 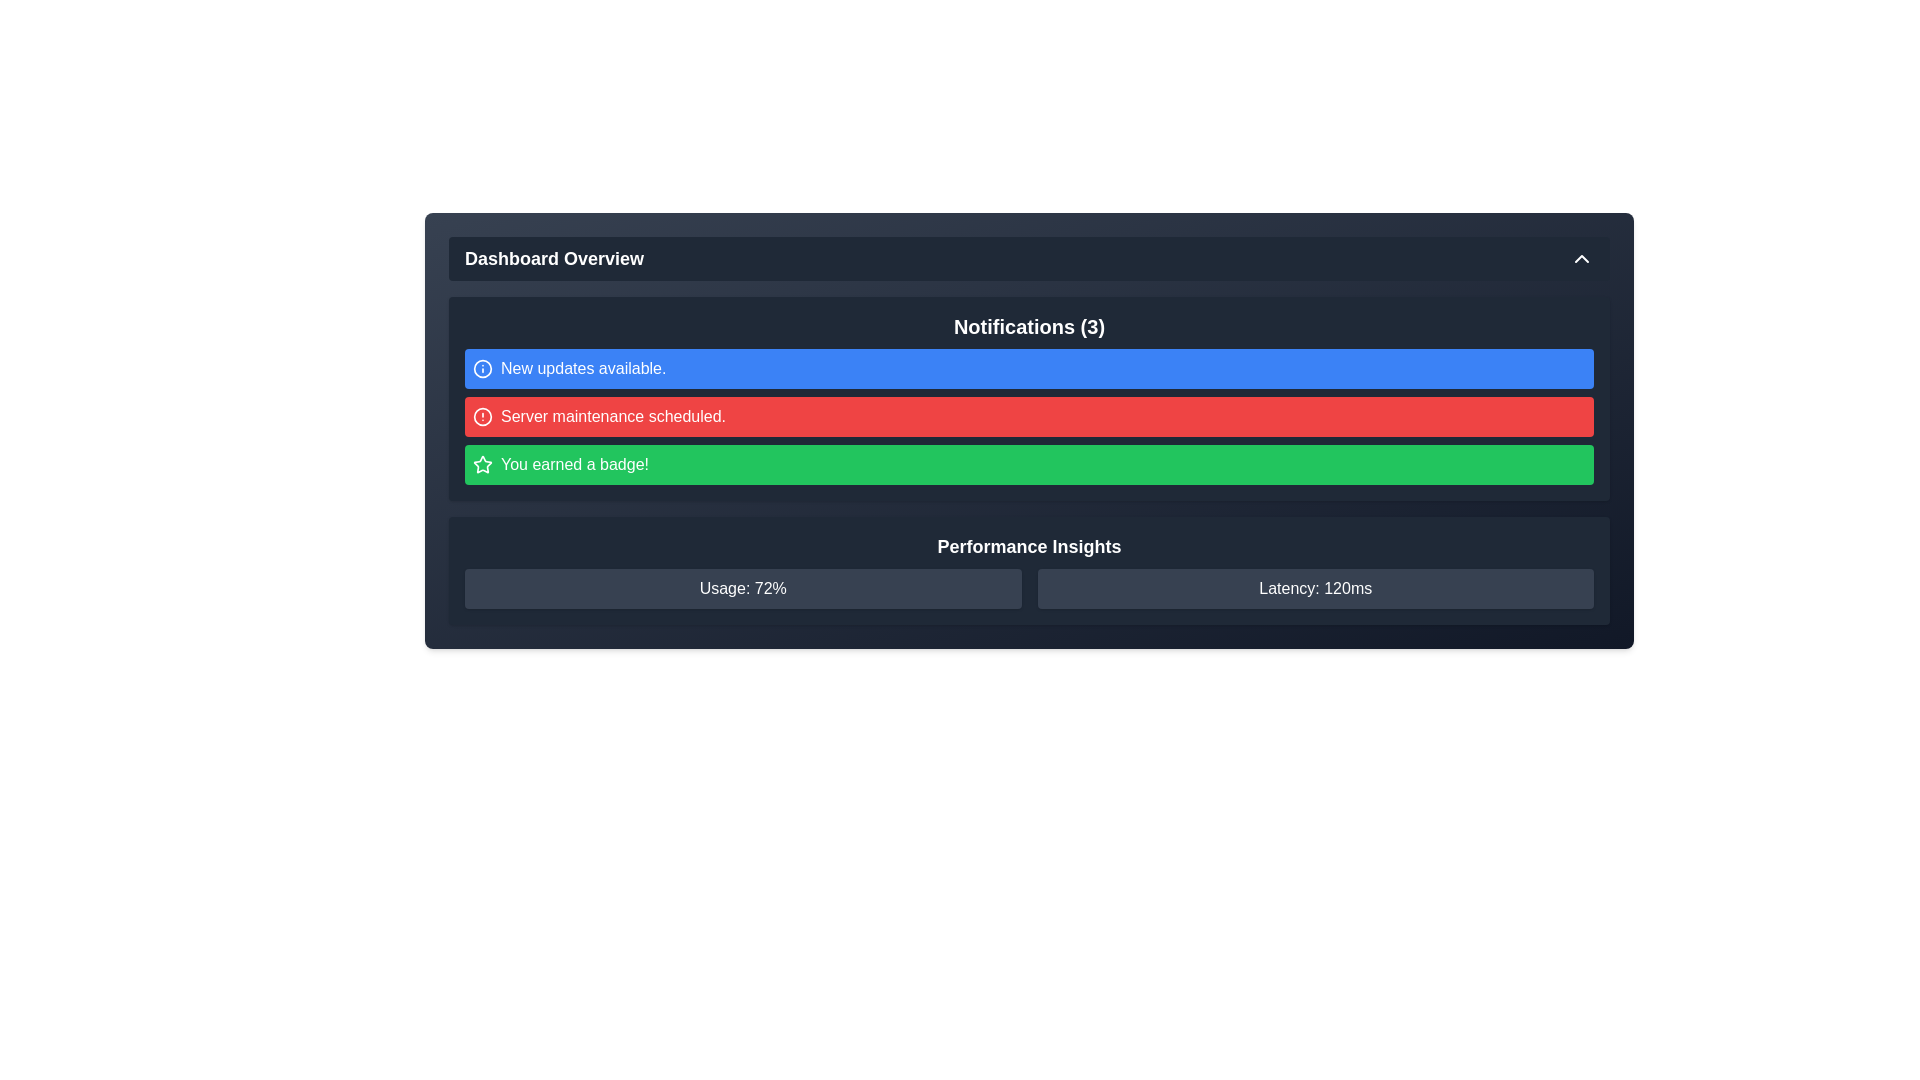 I want to click on the 'Performance Insights' header text label, which is centrally placed above the 'Usage: 72%' and 'Latency: 120ms' boxes, so click(x=1029, y=547).